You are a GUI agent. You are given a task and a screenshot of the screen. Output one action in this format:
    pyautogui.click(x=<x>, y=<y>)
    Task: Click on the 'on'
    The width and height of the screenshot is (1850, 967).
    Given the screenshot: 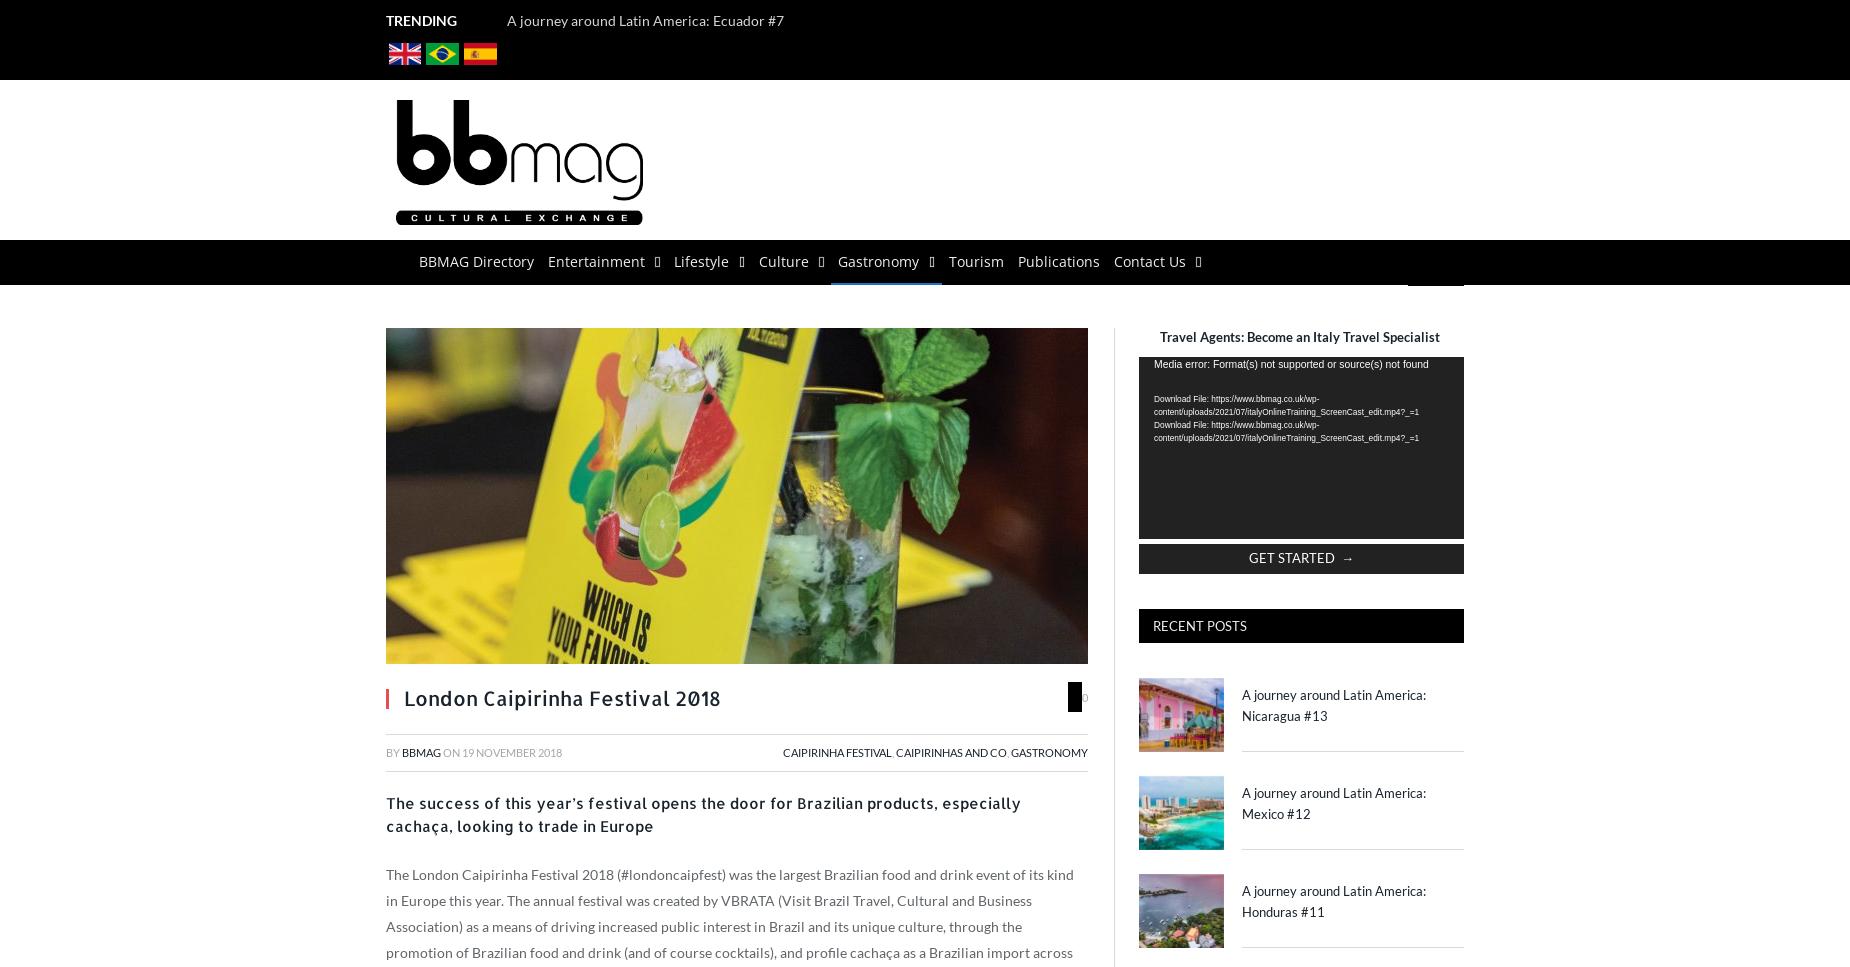 What is the action you would take?
    pyautogui.click(x=451, y=751)
    